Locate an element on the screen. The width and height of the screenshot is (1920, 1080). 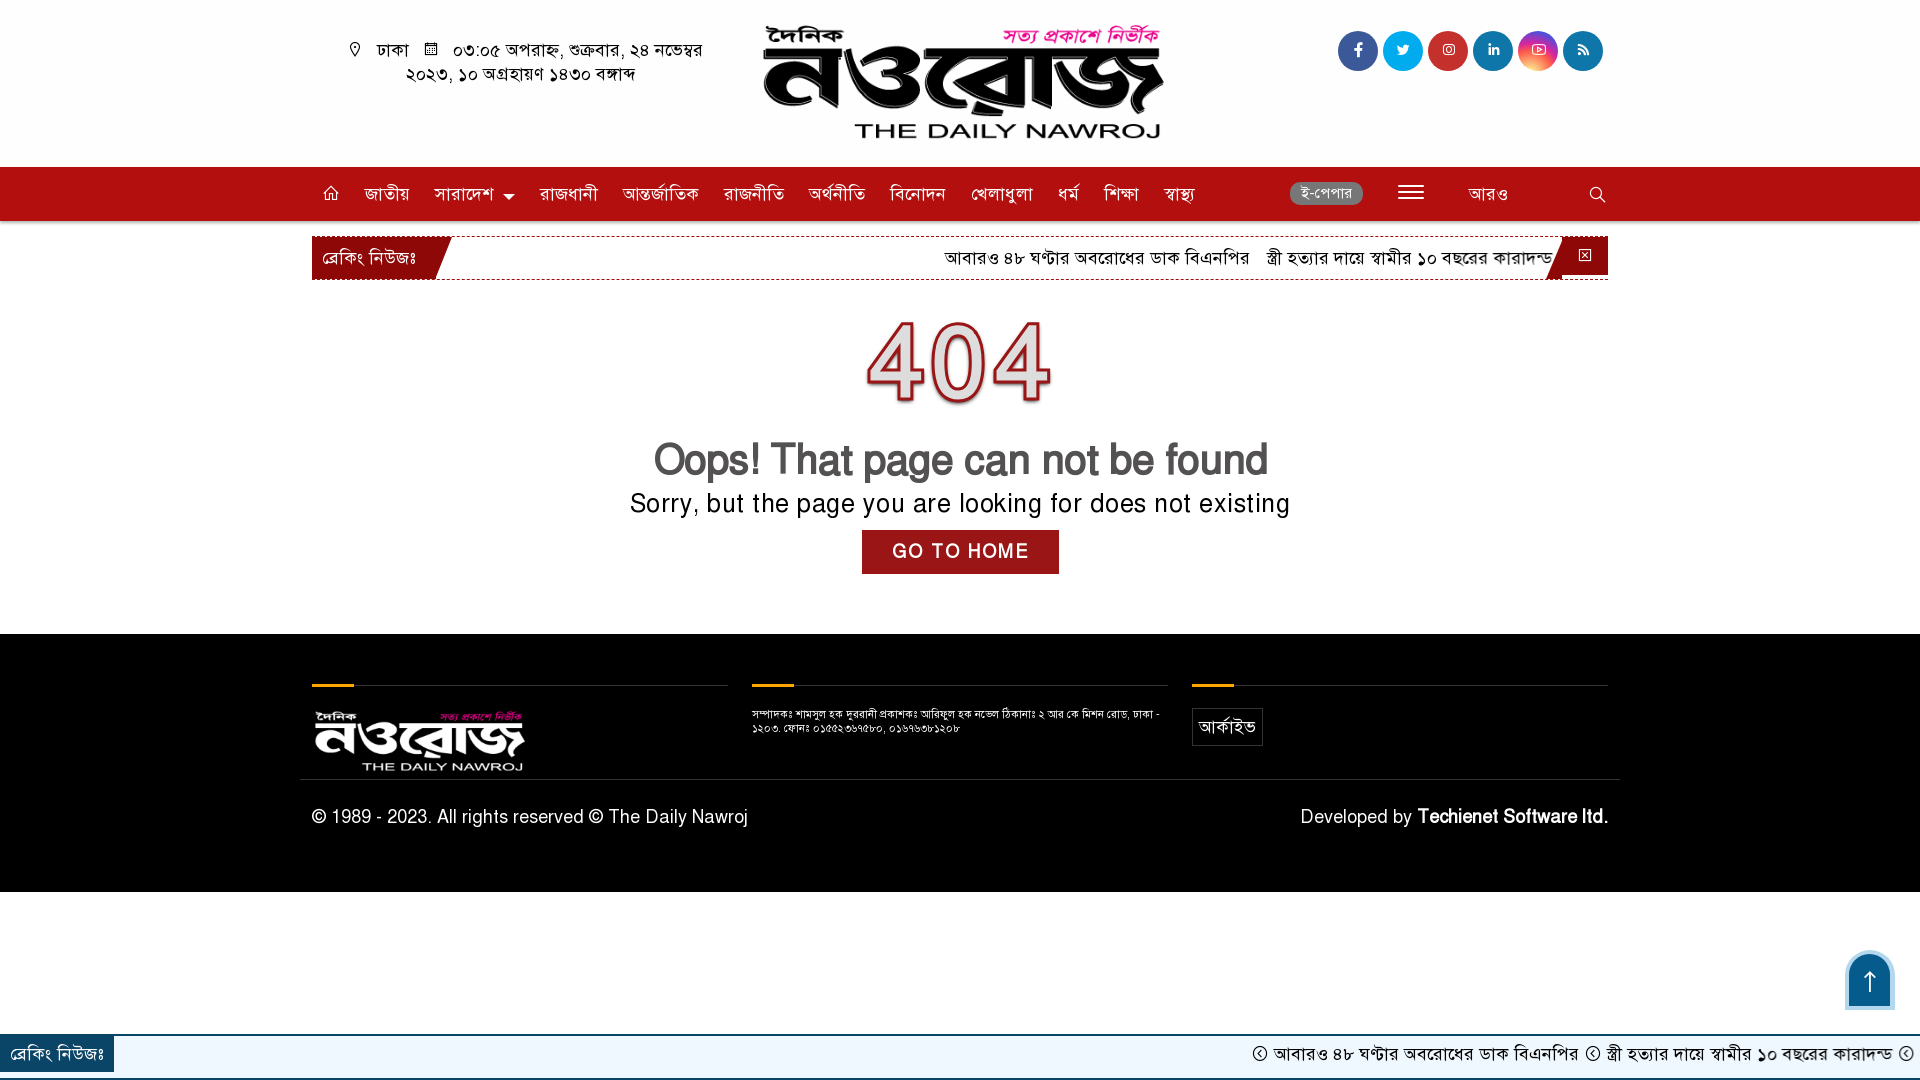
'twitter' is located at coordinates (1401, 49).